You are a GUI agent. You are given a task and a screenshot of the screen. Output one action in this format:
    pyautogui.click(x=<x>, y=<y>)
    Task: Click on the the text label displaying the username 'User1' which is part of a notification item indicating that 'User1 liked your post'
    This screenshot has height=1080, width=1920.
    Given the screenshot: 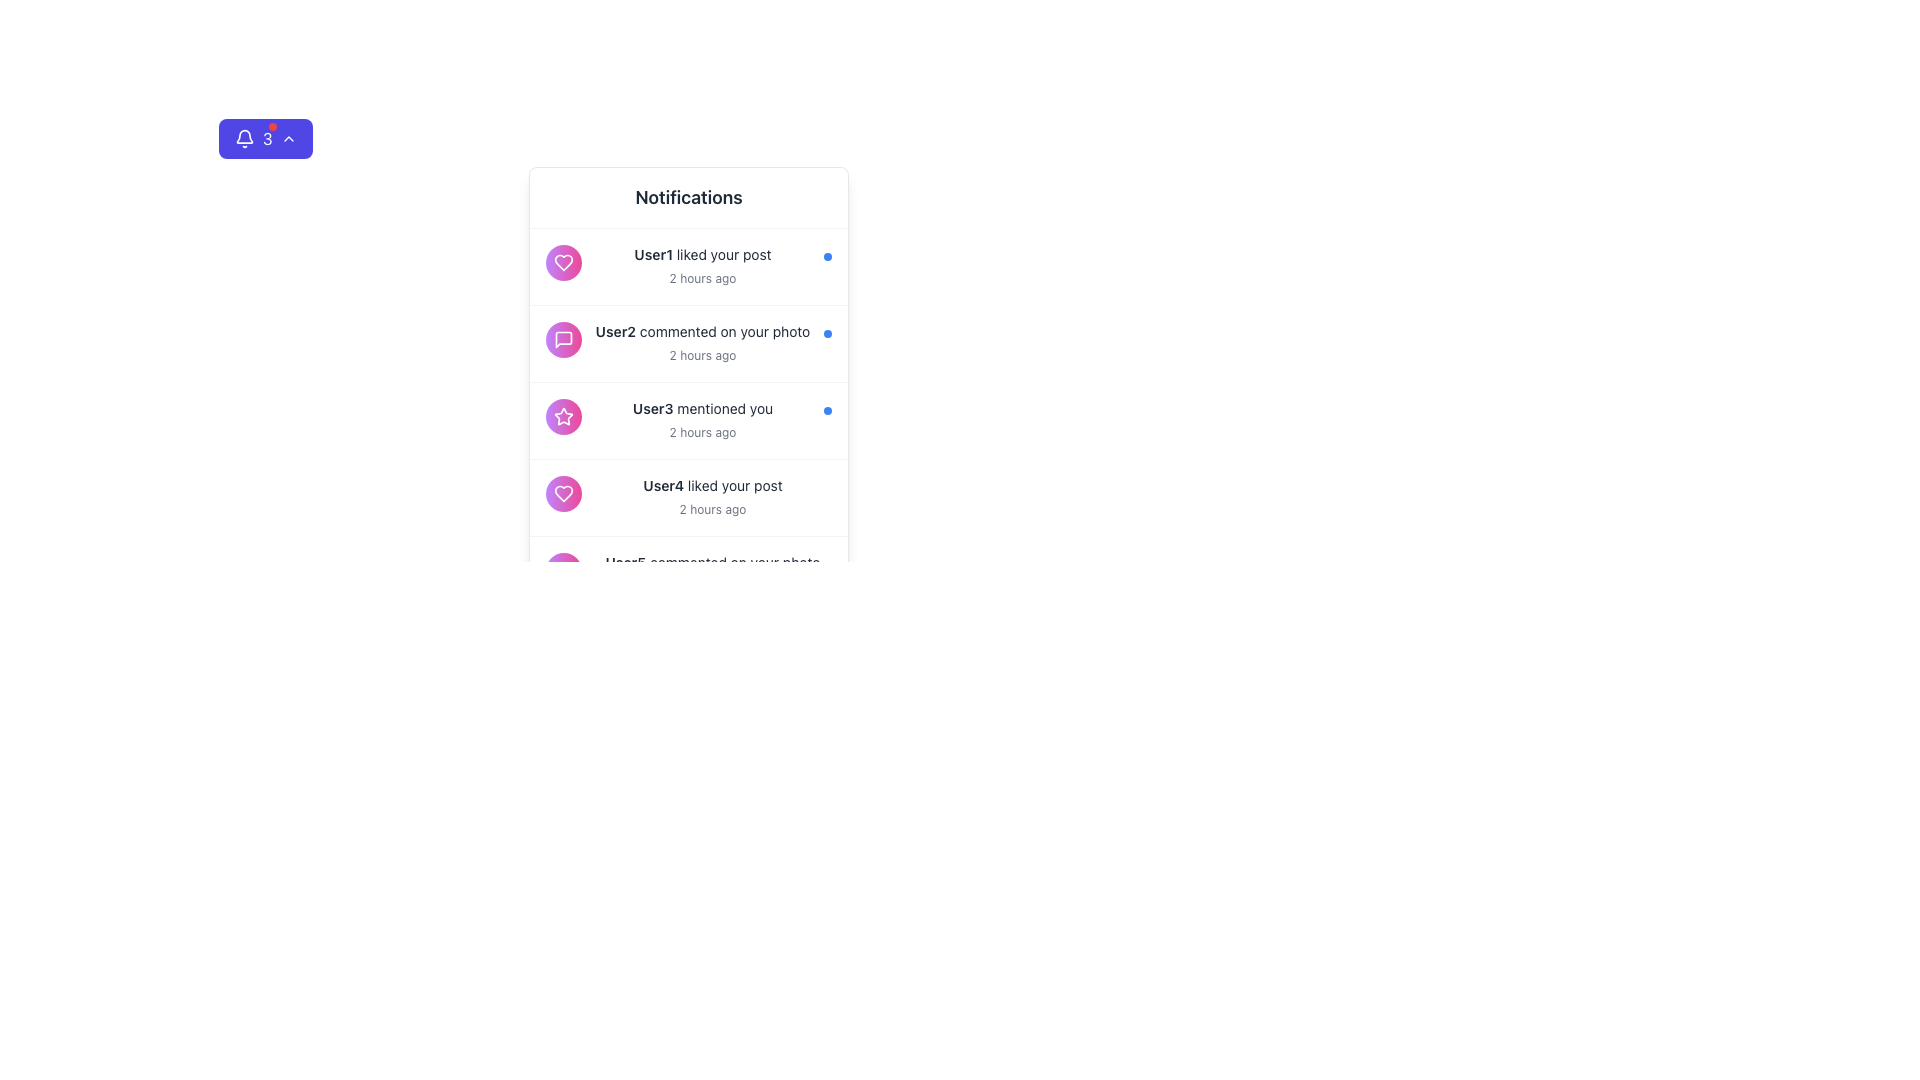 What is the action you would take?
    pyautogui.click(x=653, y=253)
    